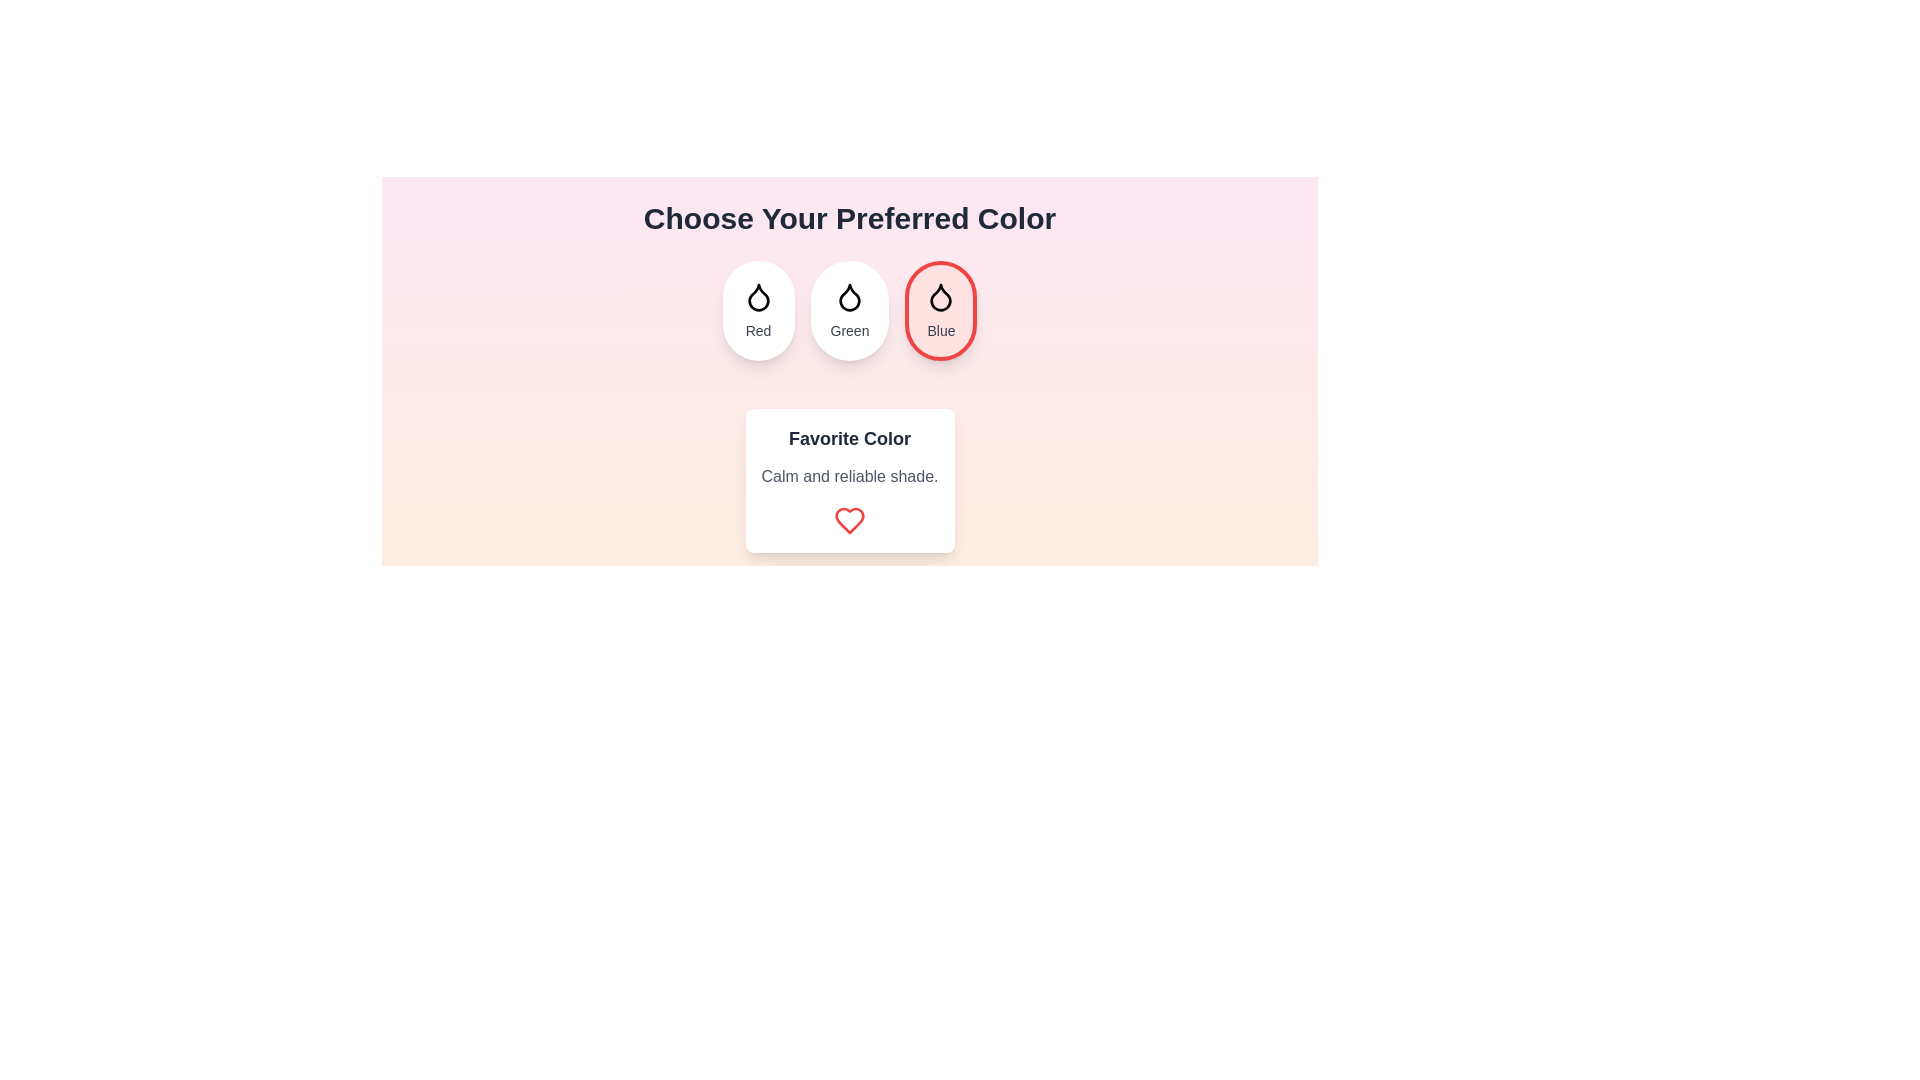 This screenshot has height=1080, width=1920. Describe the element at coordinates (849, 519) in the screenshot. I see `the heart icon to interact with it` at that location.